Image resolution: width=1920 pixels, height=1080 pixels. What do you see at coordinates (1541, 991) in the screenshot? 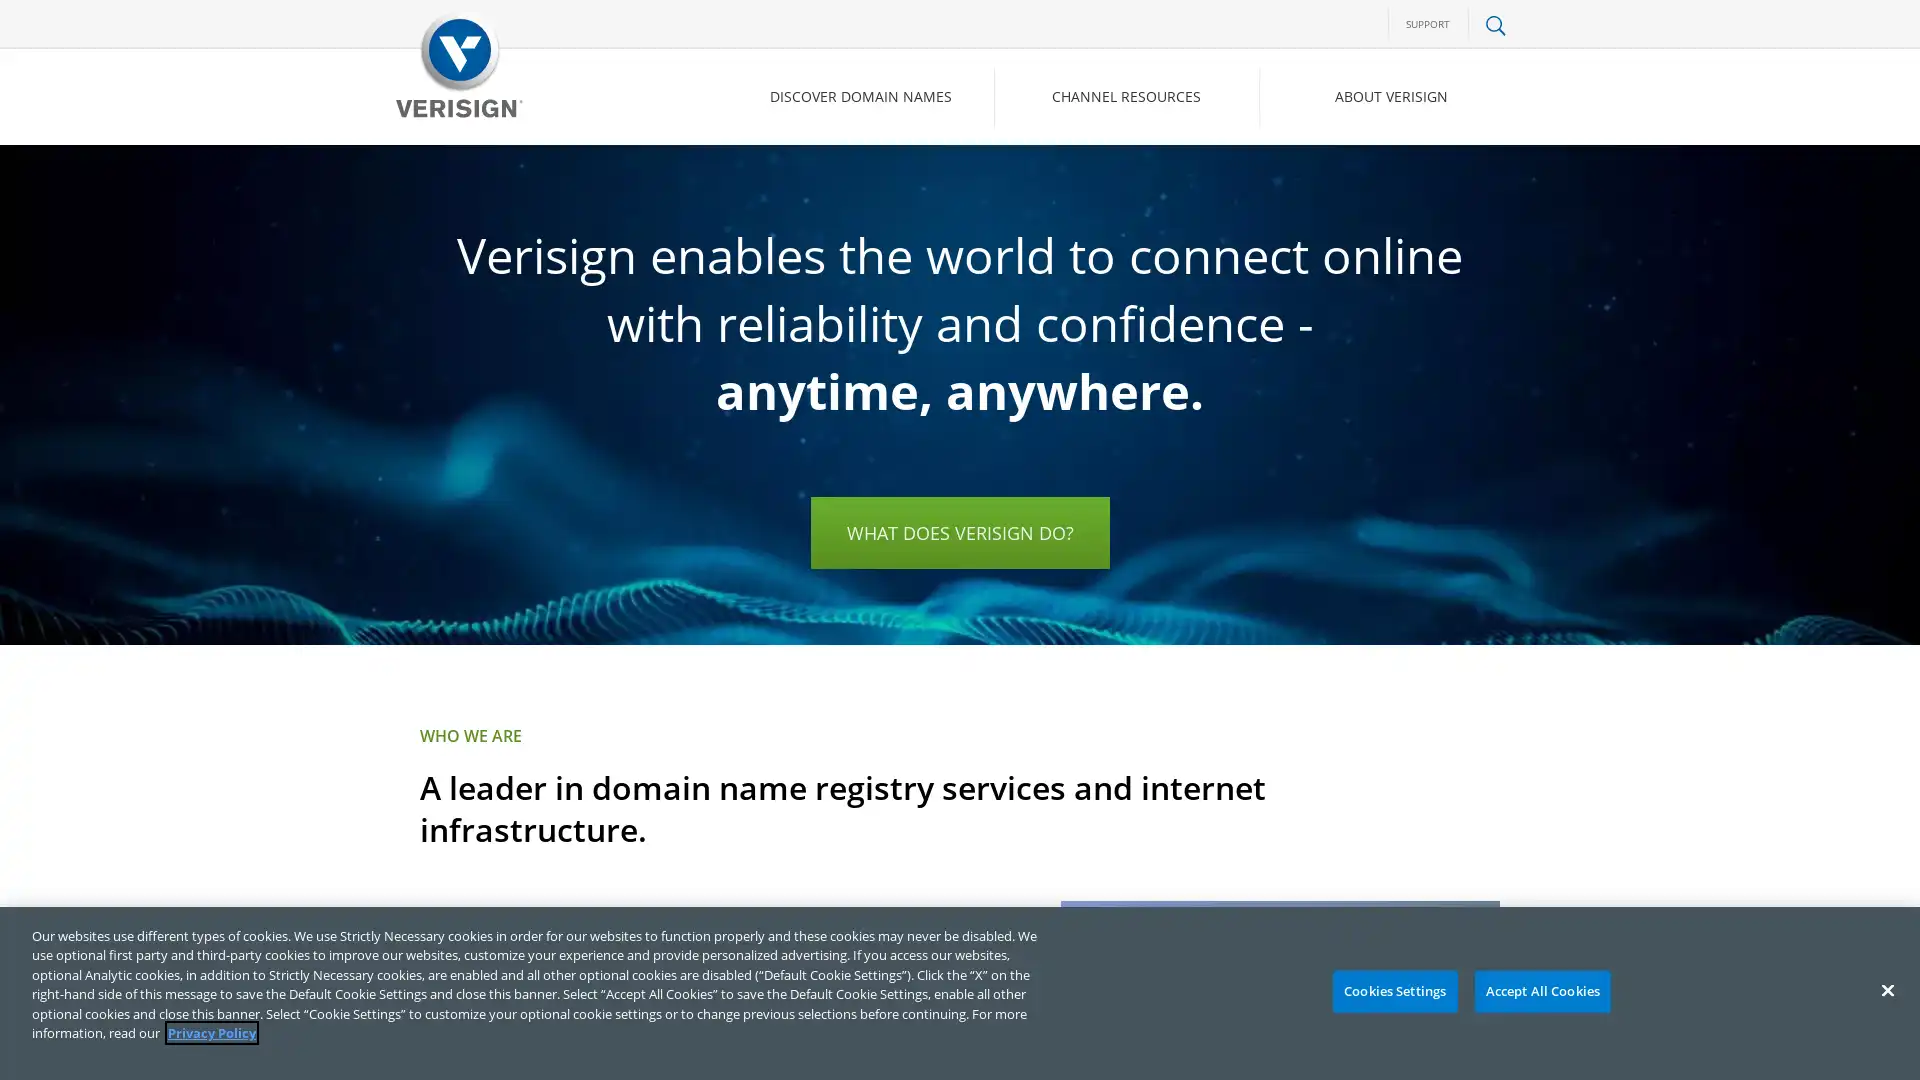
I see `Accept All Cookies` at bounding box center [1541, 991].